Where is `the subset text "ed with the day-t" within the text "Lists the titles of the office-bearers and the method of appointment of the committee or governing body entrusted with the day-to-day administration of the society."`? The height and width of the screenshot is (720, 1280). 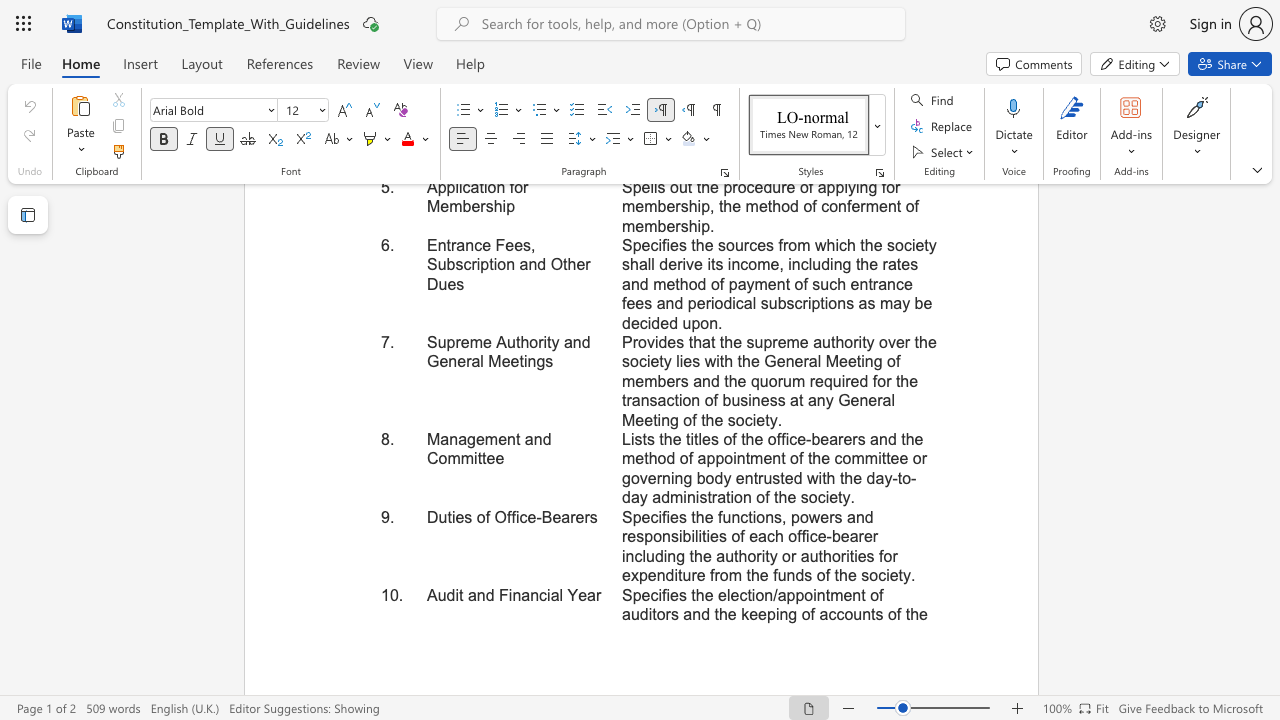 the subset text "ed with the day-t" within the text "Lists the titles of the office-bearers and the method of appointment of the committee or governing body entrusted with the day-to-day administration of the society." is located at coordinates (783, 478).